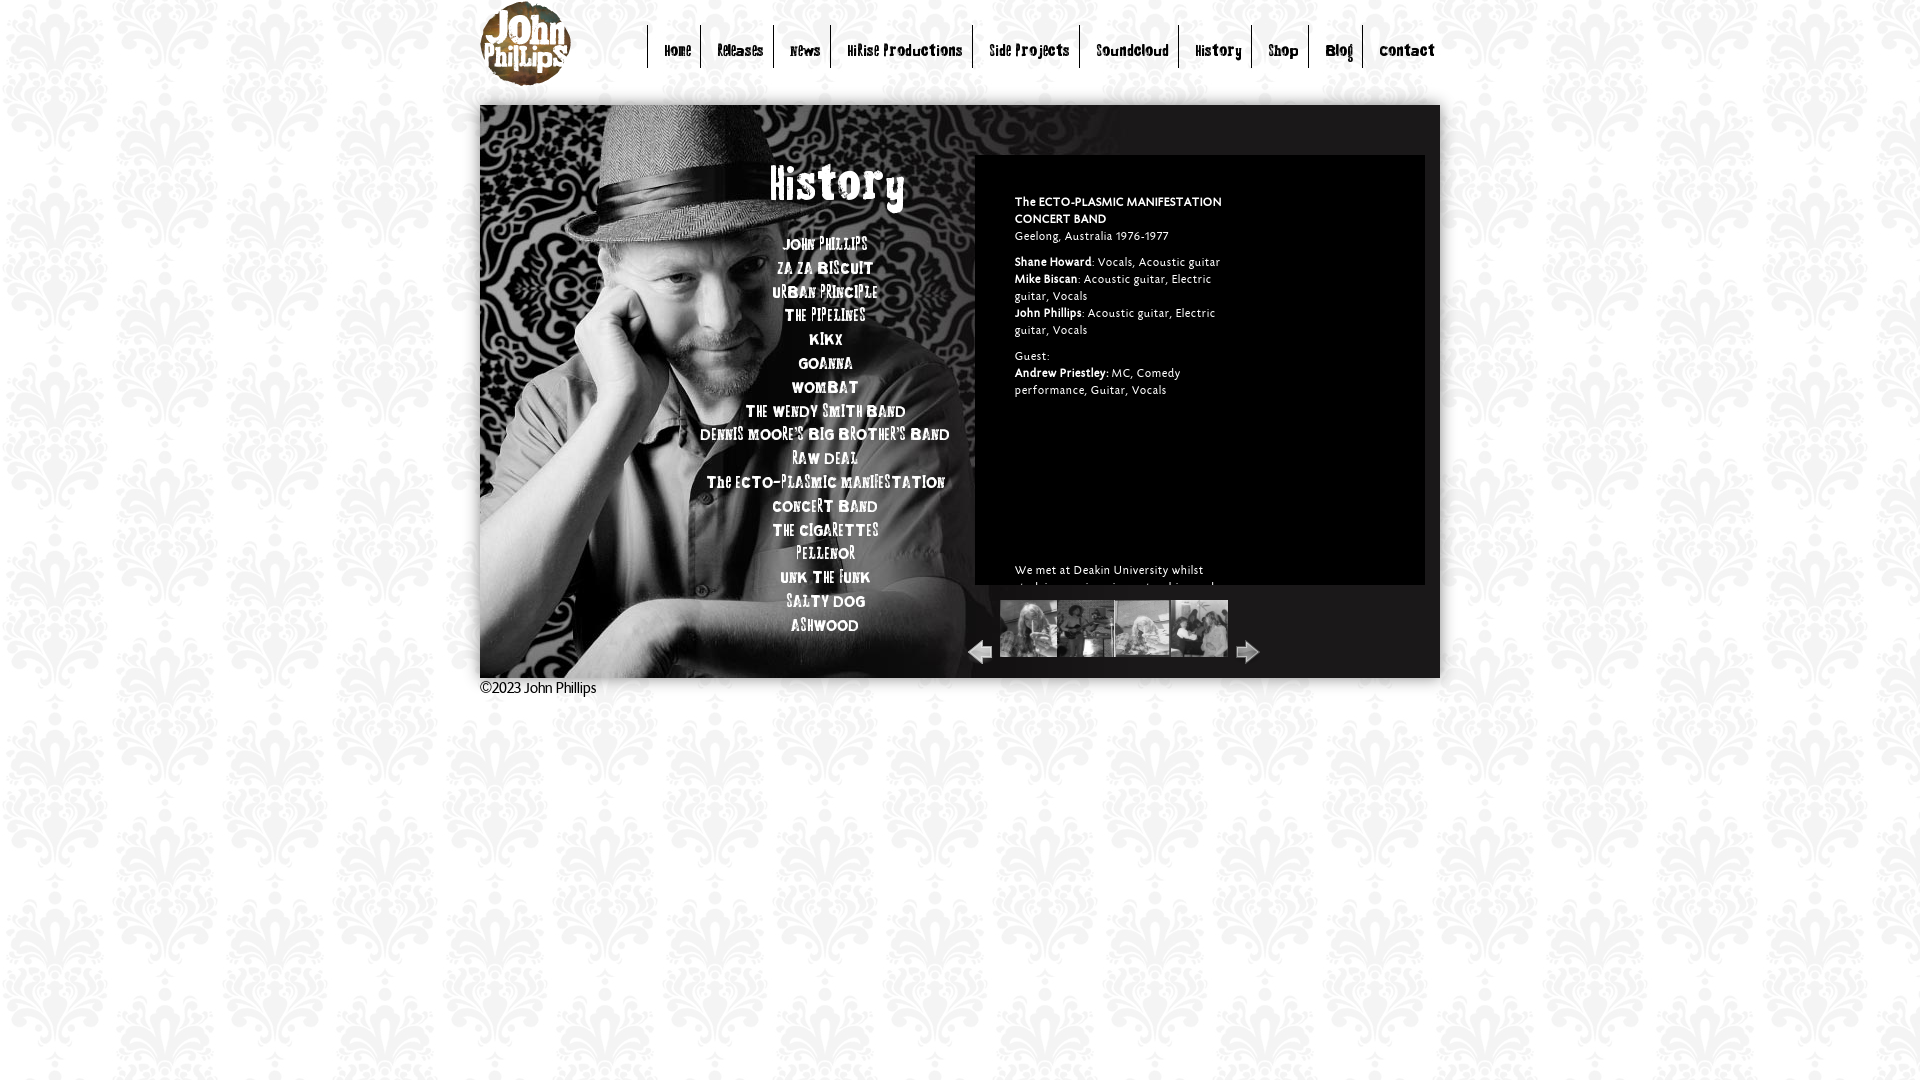  I want to click on 'SALTY DOG', so click(825, 601).